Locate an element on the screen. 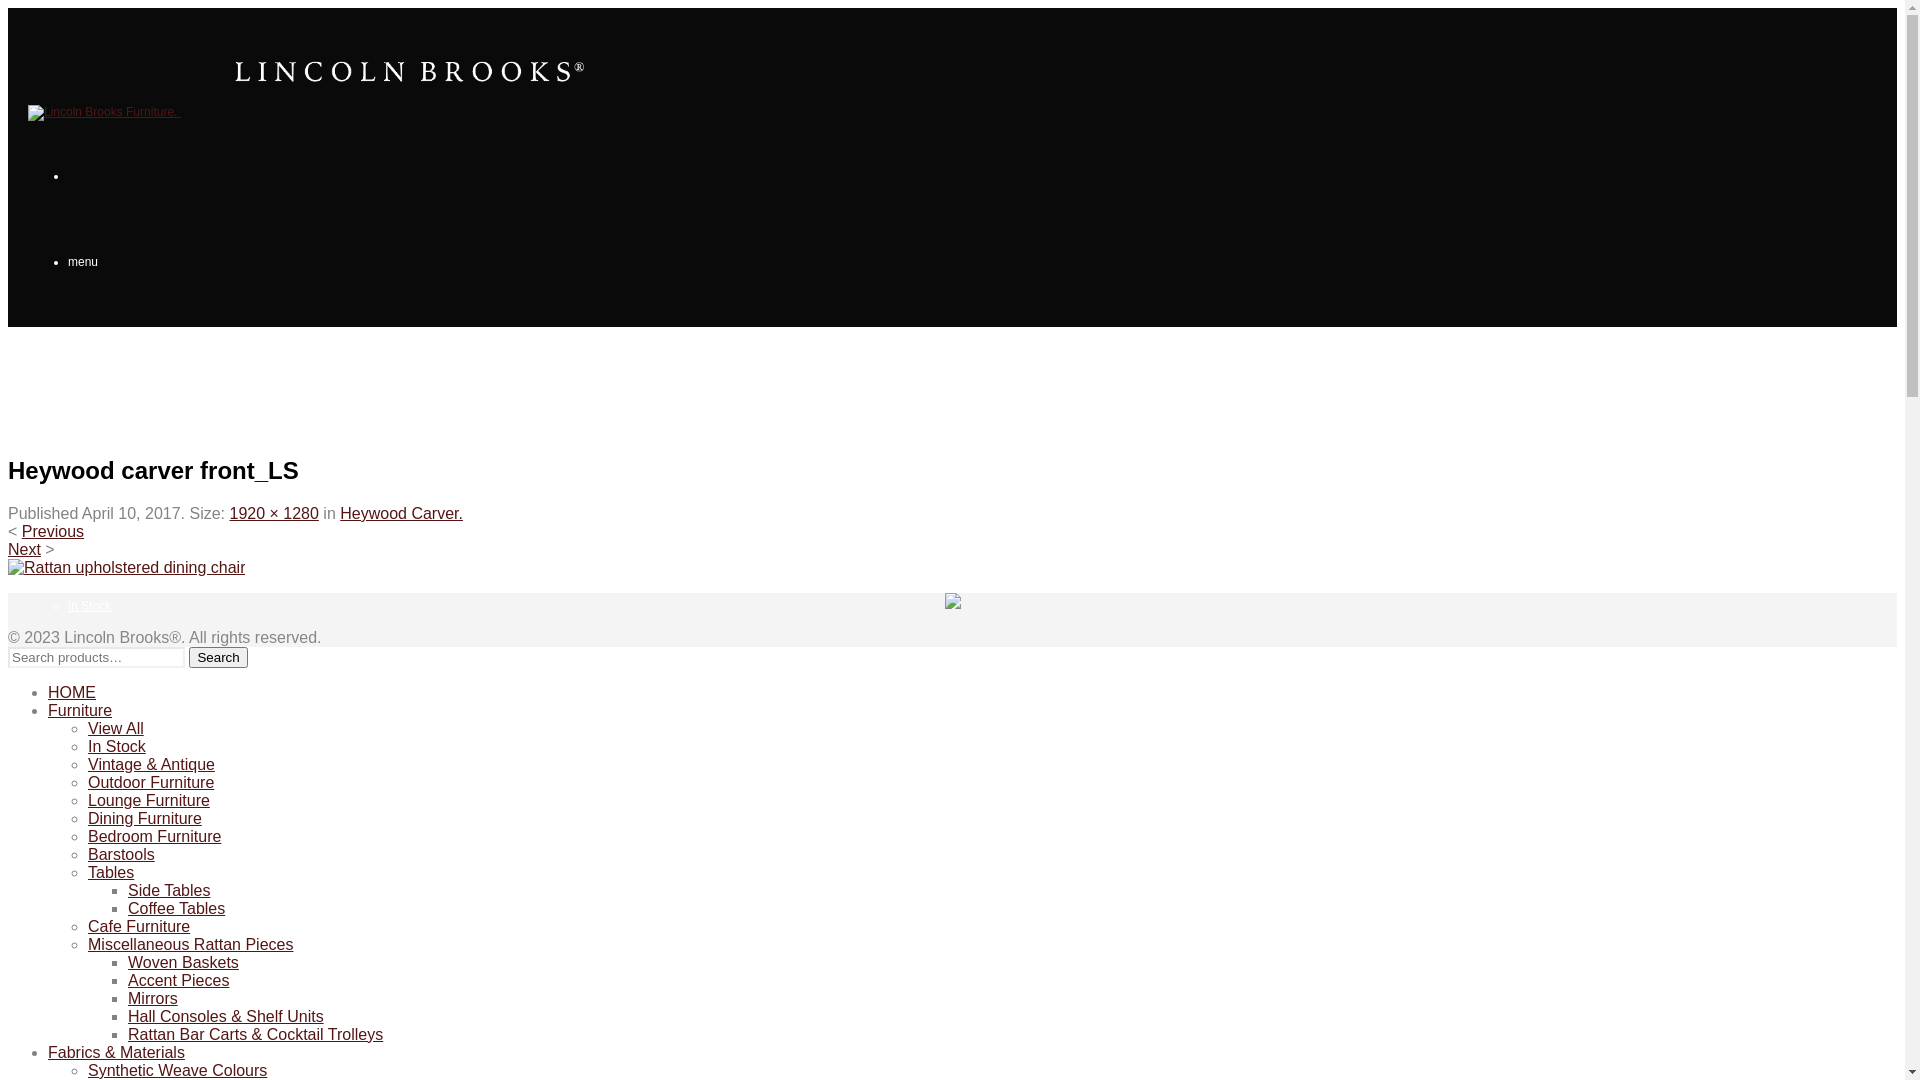 The width and height of the screenshot is (1920, 1080). 'Miscellaneous Rattan Pieces' is located at coordinates (190, 944).